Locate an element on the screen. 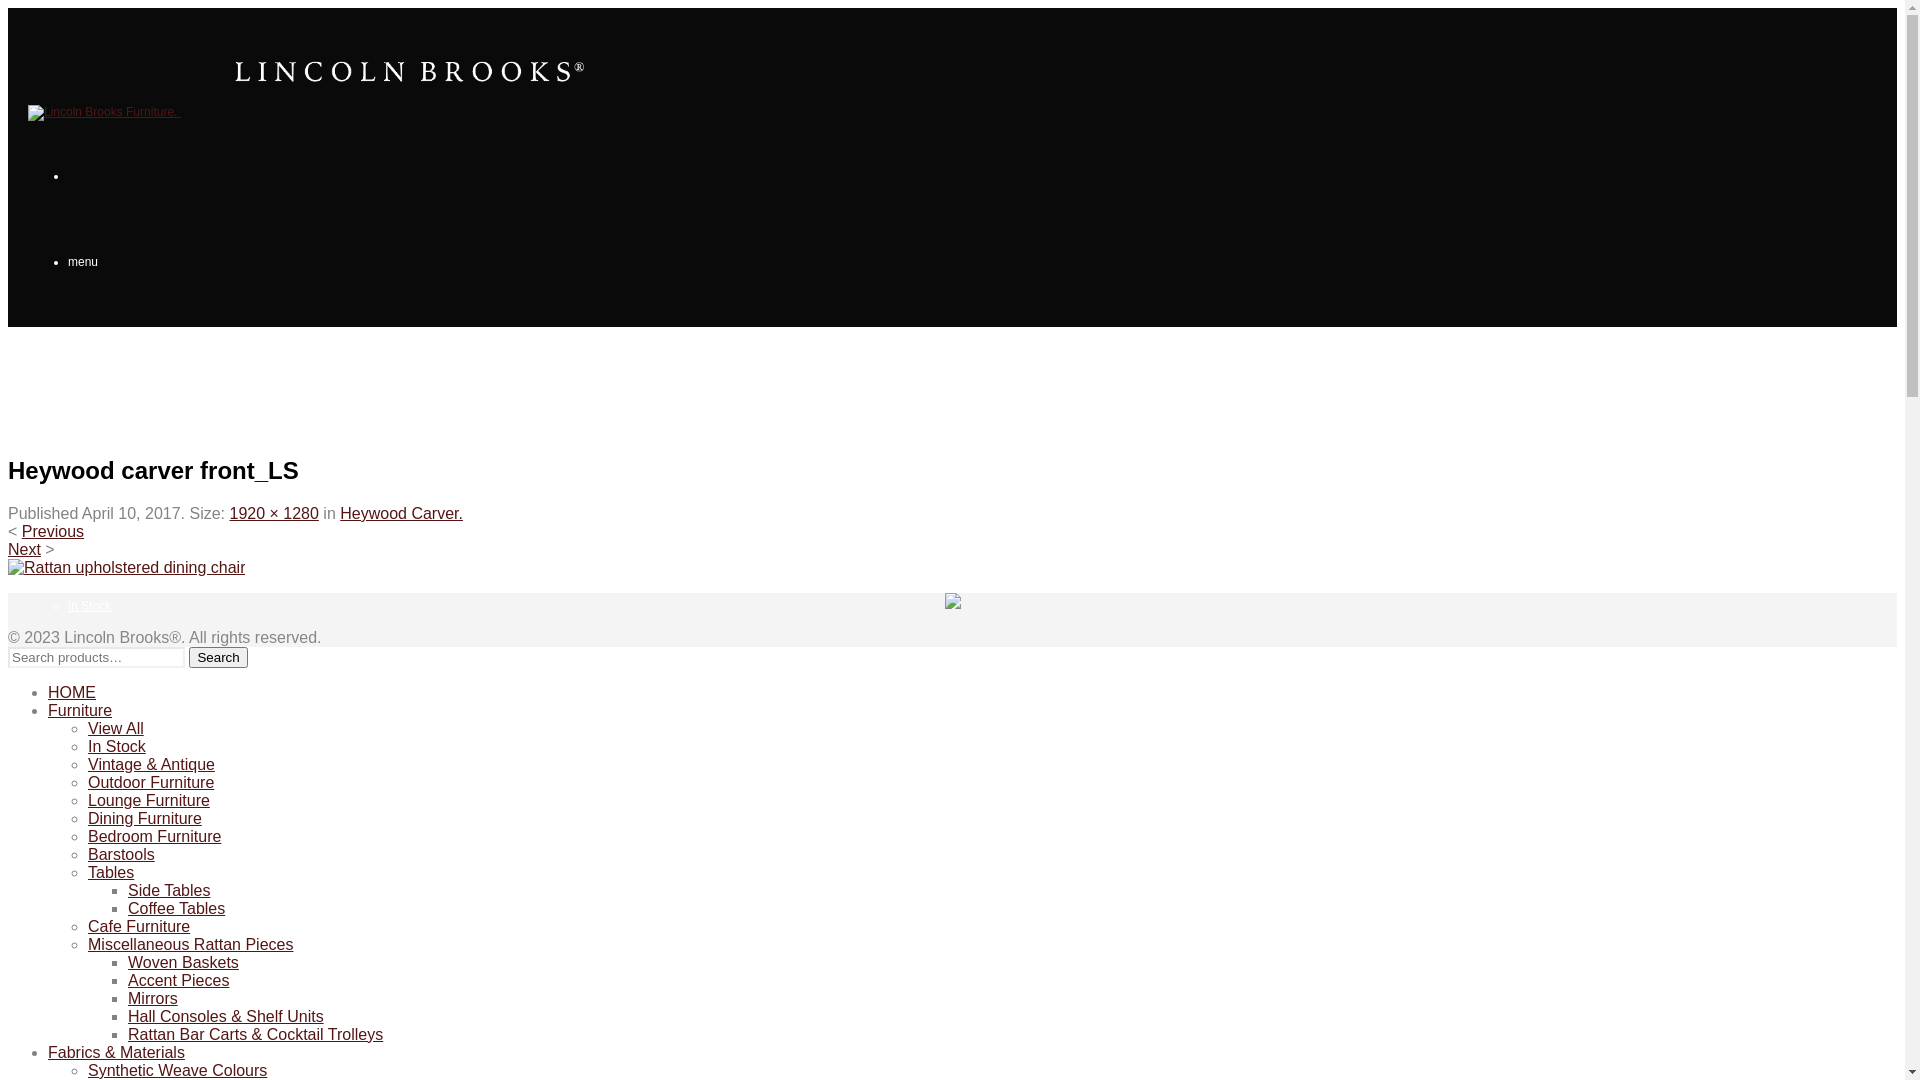 The width and height of the screenshot is (1920, 1080). 'Miscellaneous Rattan Pieces' is located at coordinates (190, 944).